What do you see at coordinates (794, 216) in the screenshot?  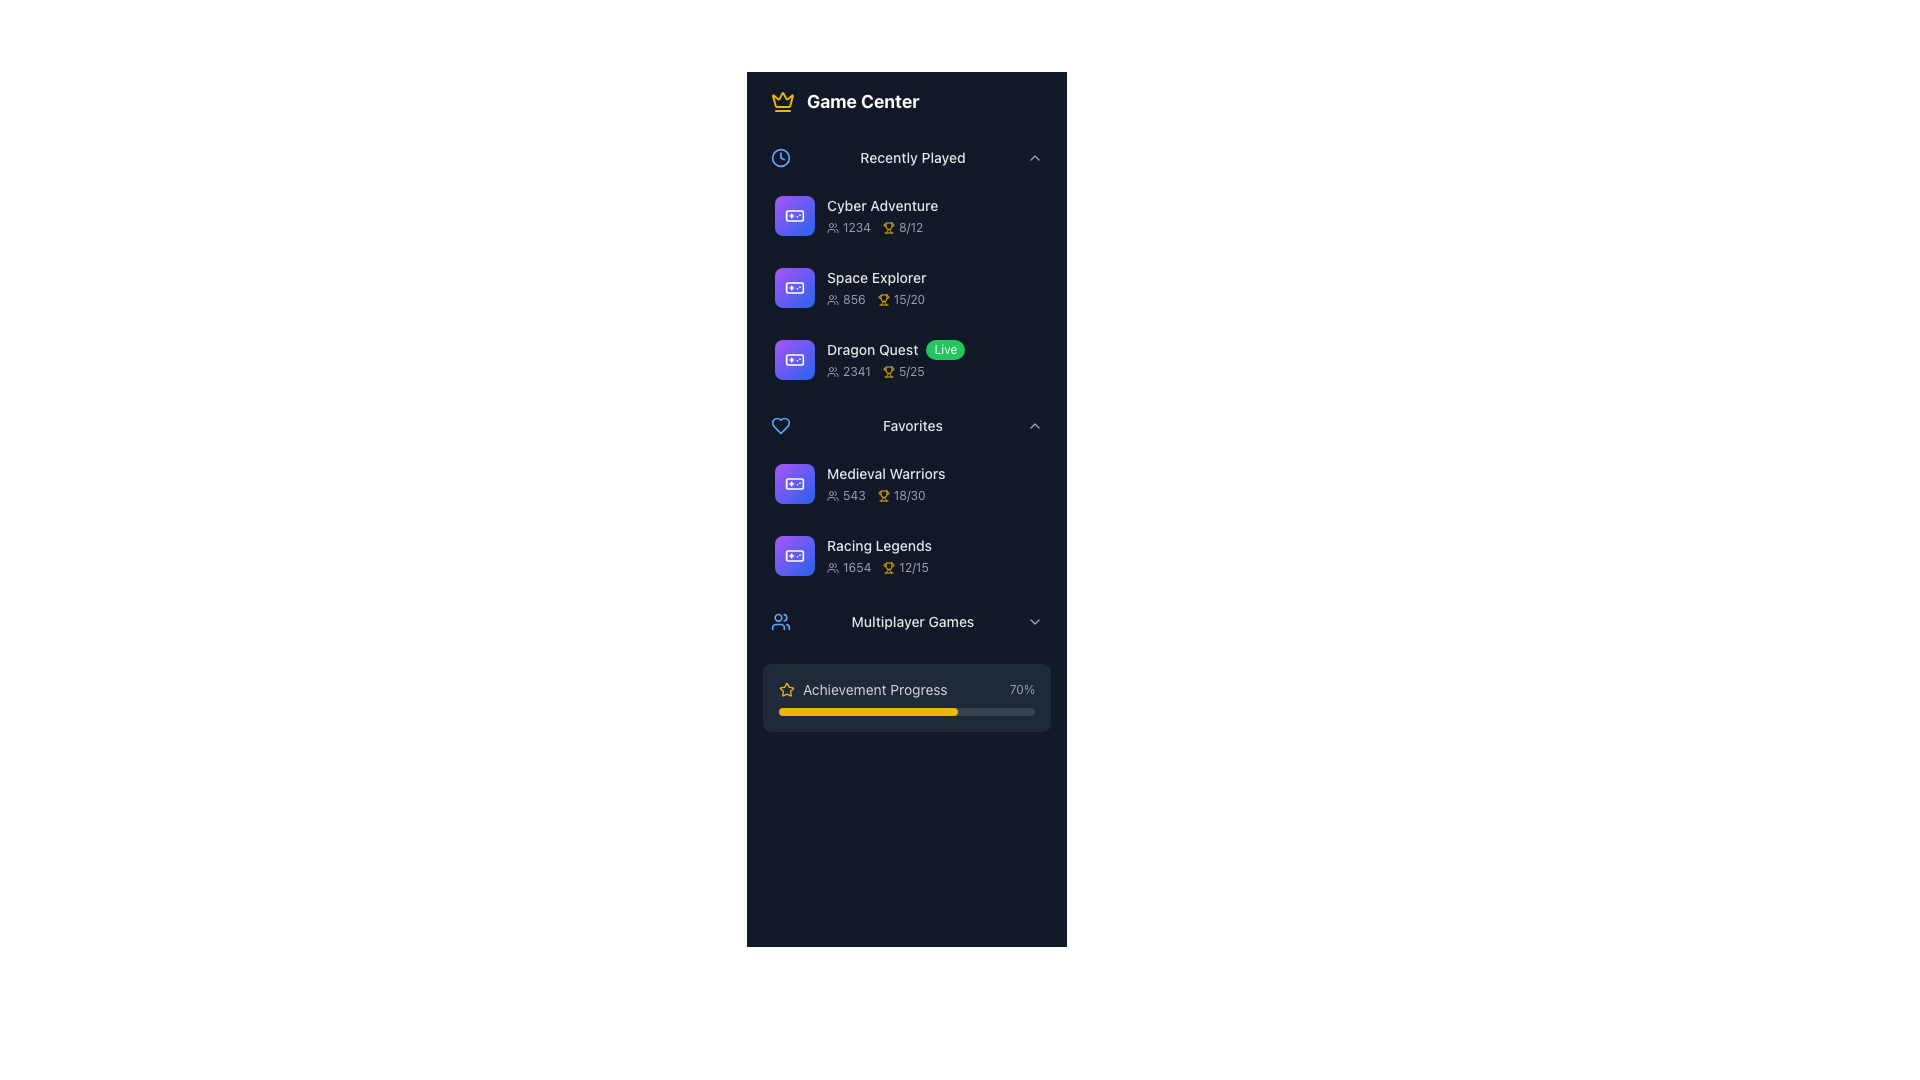 I see `the 'Cyber Adventure' game icon, which is the first entry in the 'Recently Played' list` at bounding box center [794, 216].